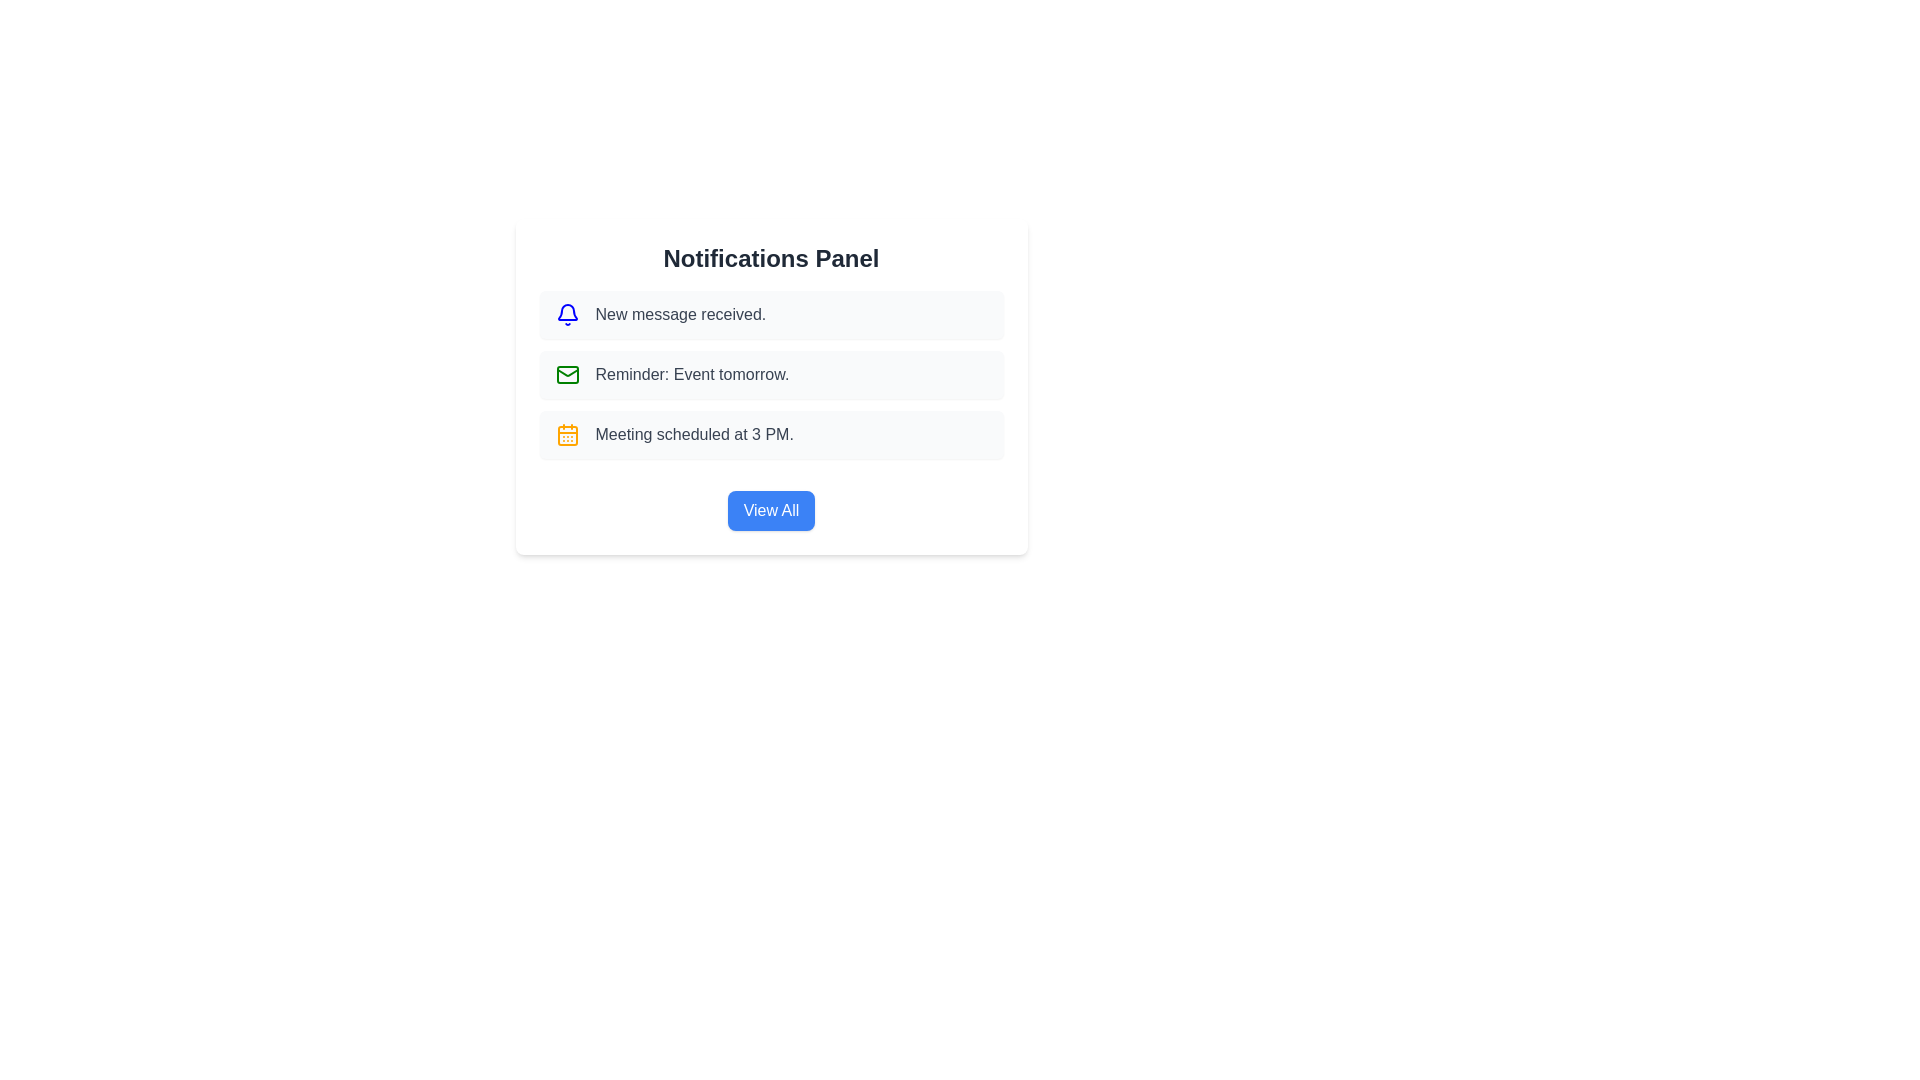 This screenshot has width=1920, height=1080. Describe the element at coordinates (770, 410) in the screenshot. I see `the 'Notifications Panel'` at that location.